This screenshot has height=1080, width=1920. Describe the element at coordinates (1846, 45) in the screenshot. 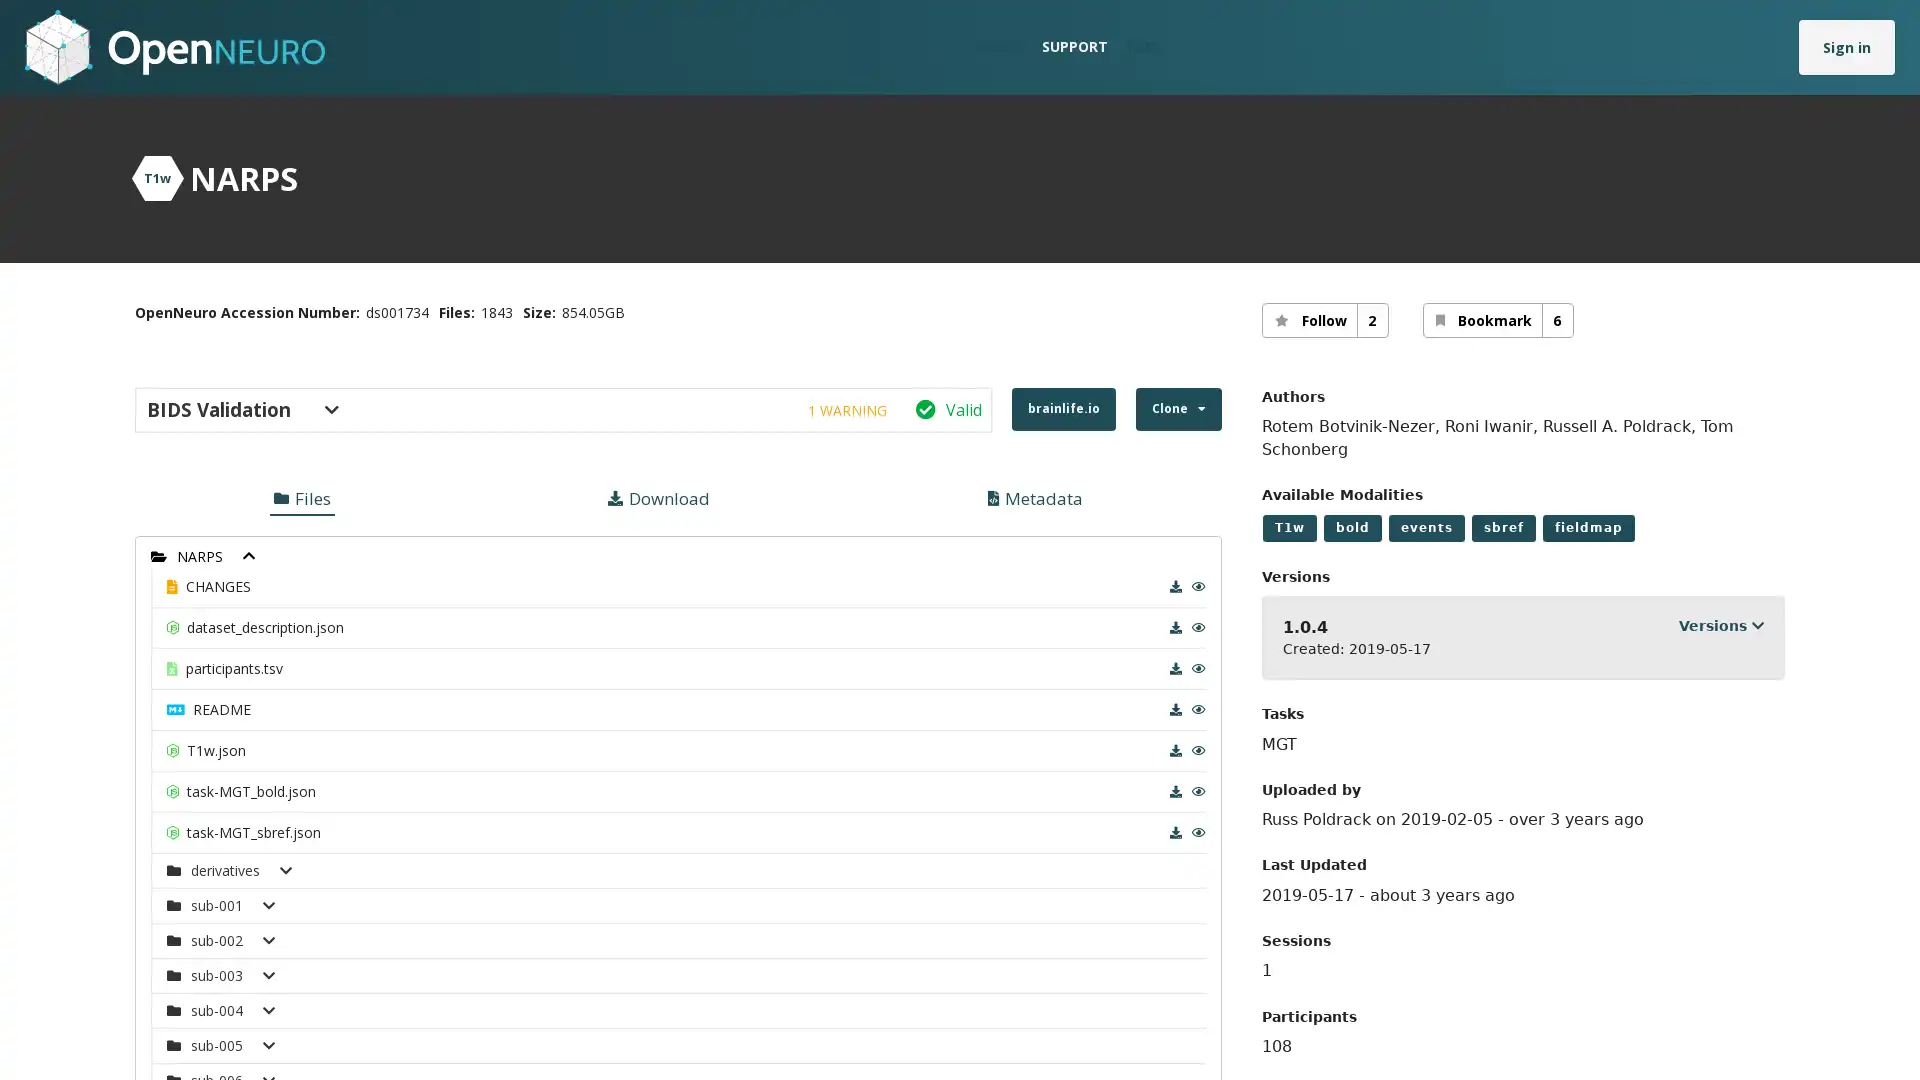

I see `Sign in` at that location.